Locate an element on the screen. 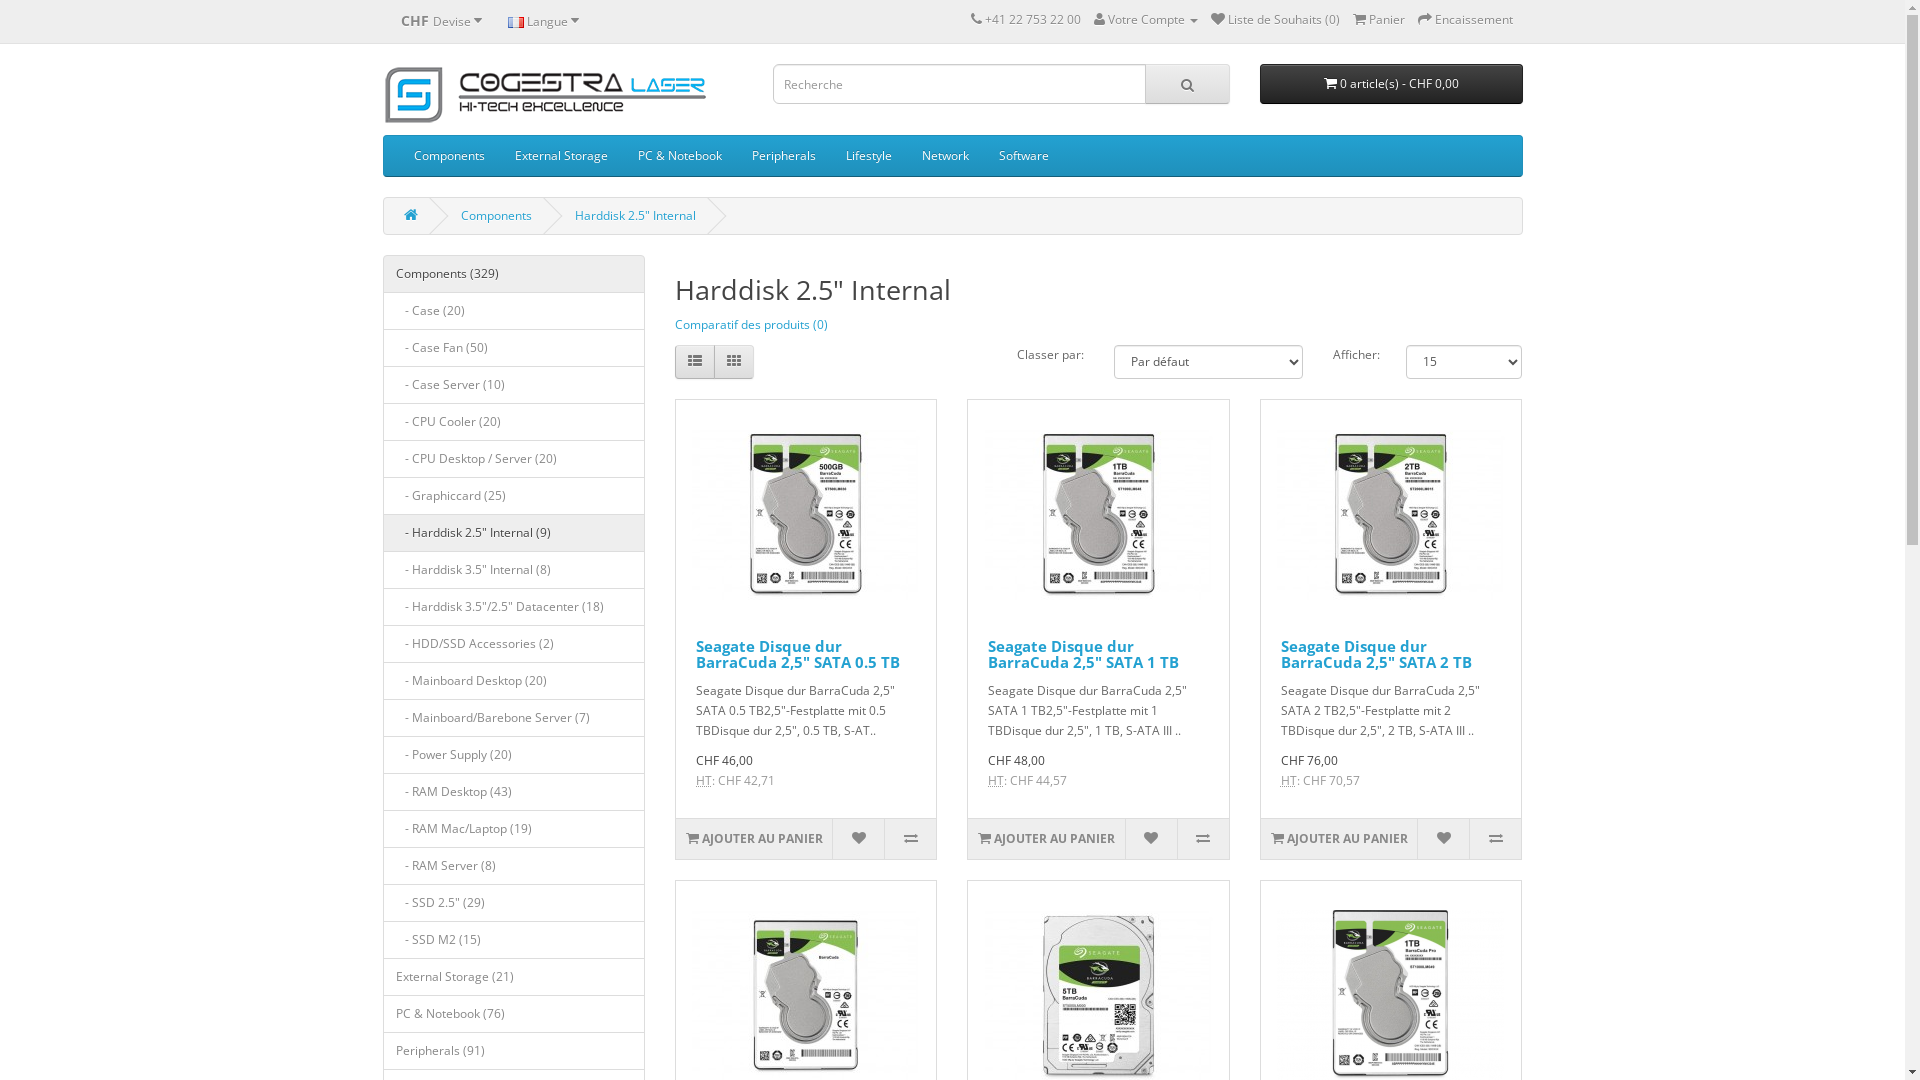 The image size is (1920, 1080). 'Liste de Souhaits (0)' is located at coordinates (1273, 19).